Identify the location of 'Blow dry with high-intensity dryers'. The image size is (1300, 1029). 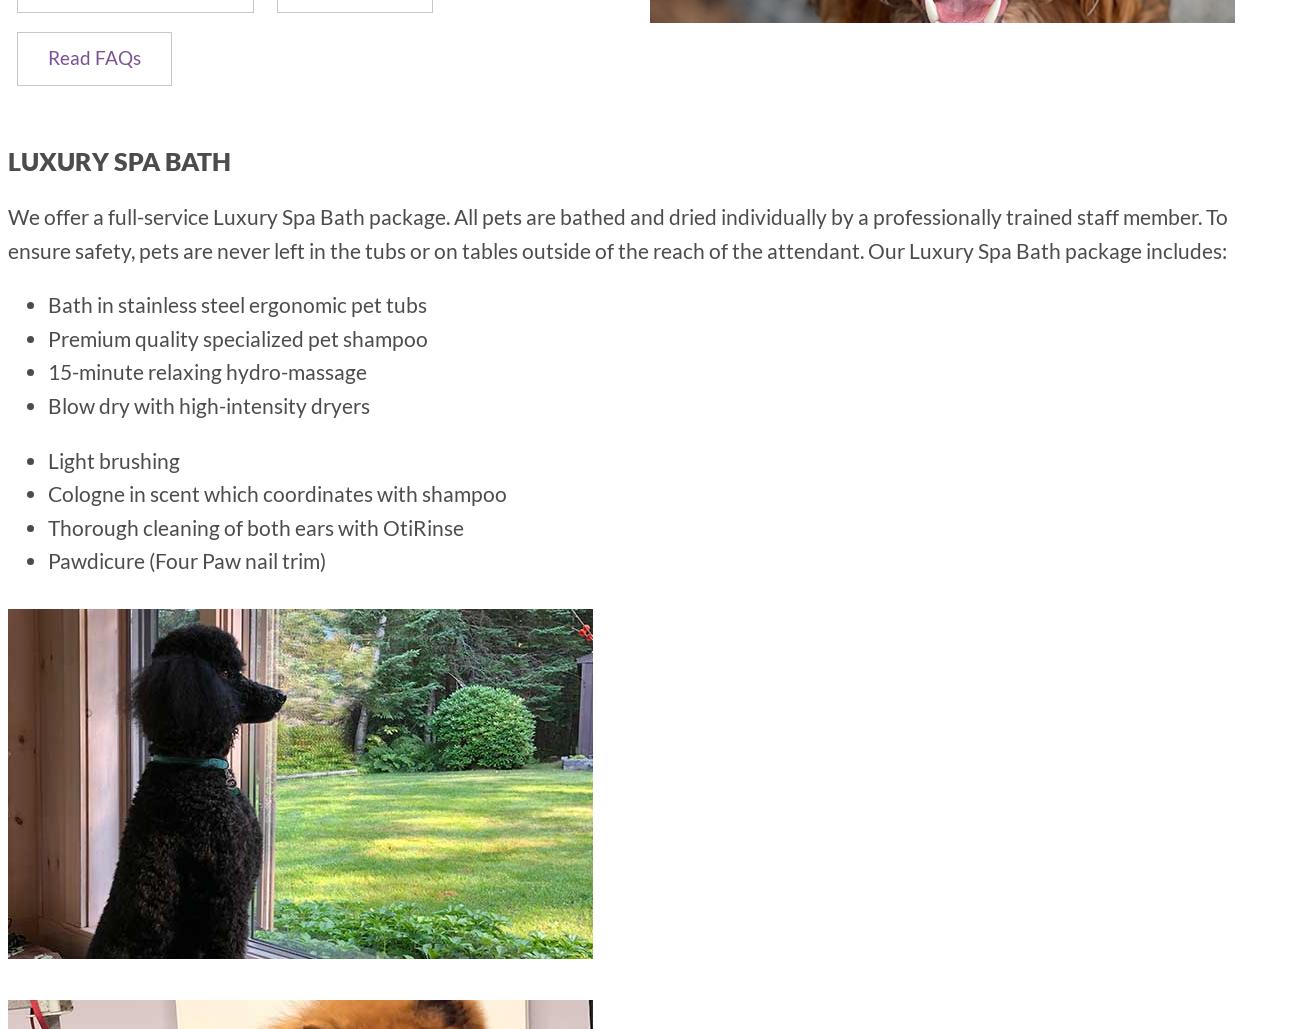
(209, 403).